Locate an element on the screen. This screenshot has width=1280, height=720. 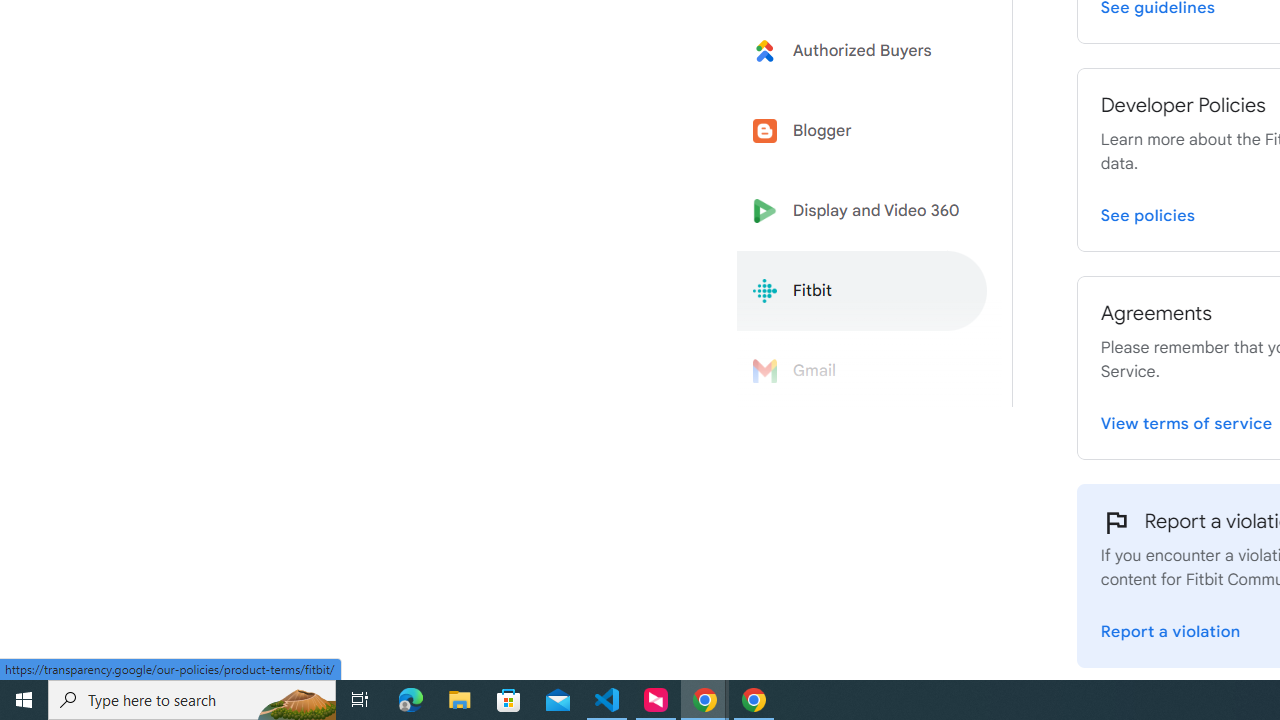
'View Fitbit Developer Policies page' is located at coordinates (1148, 212).